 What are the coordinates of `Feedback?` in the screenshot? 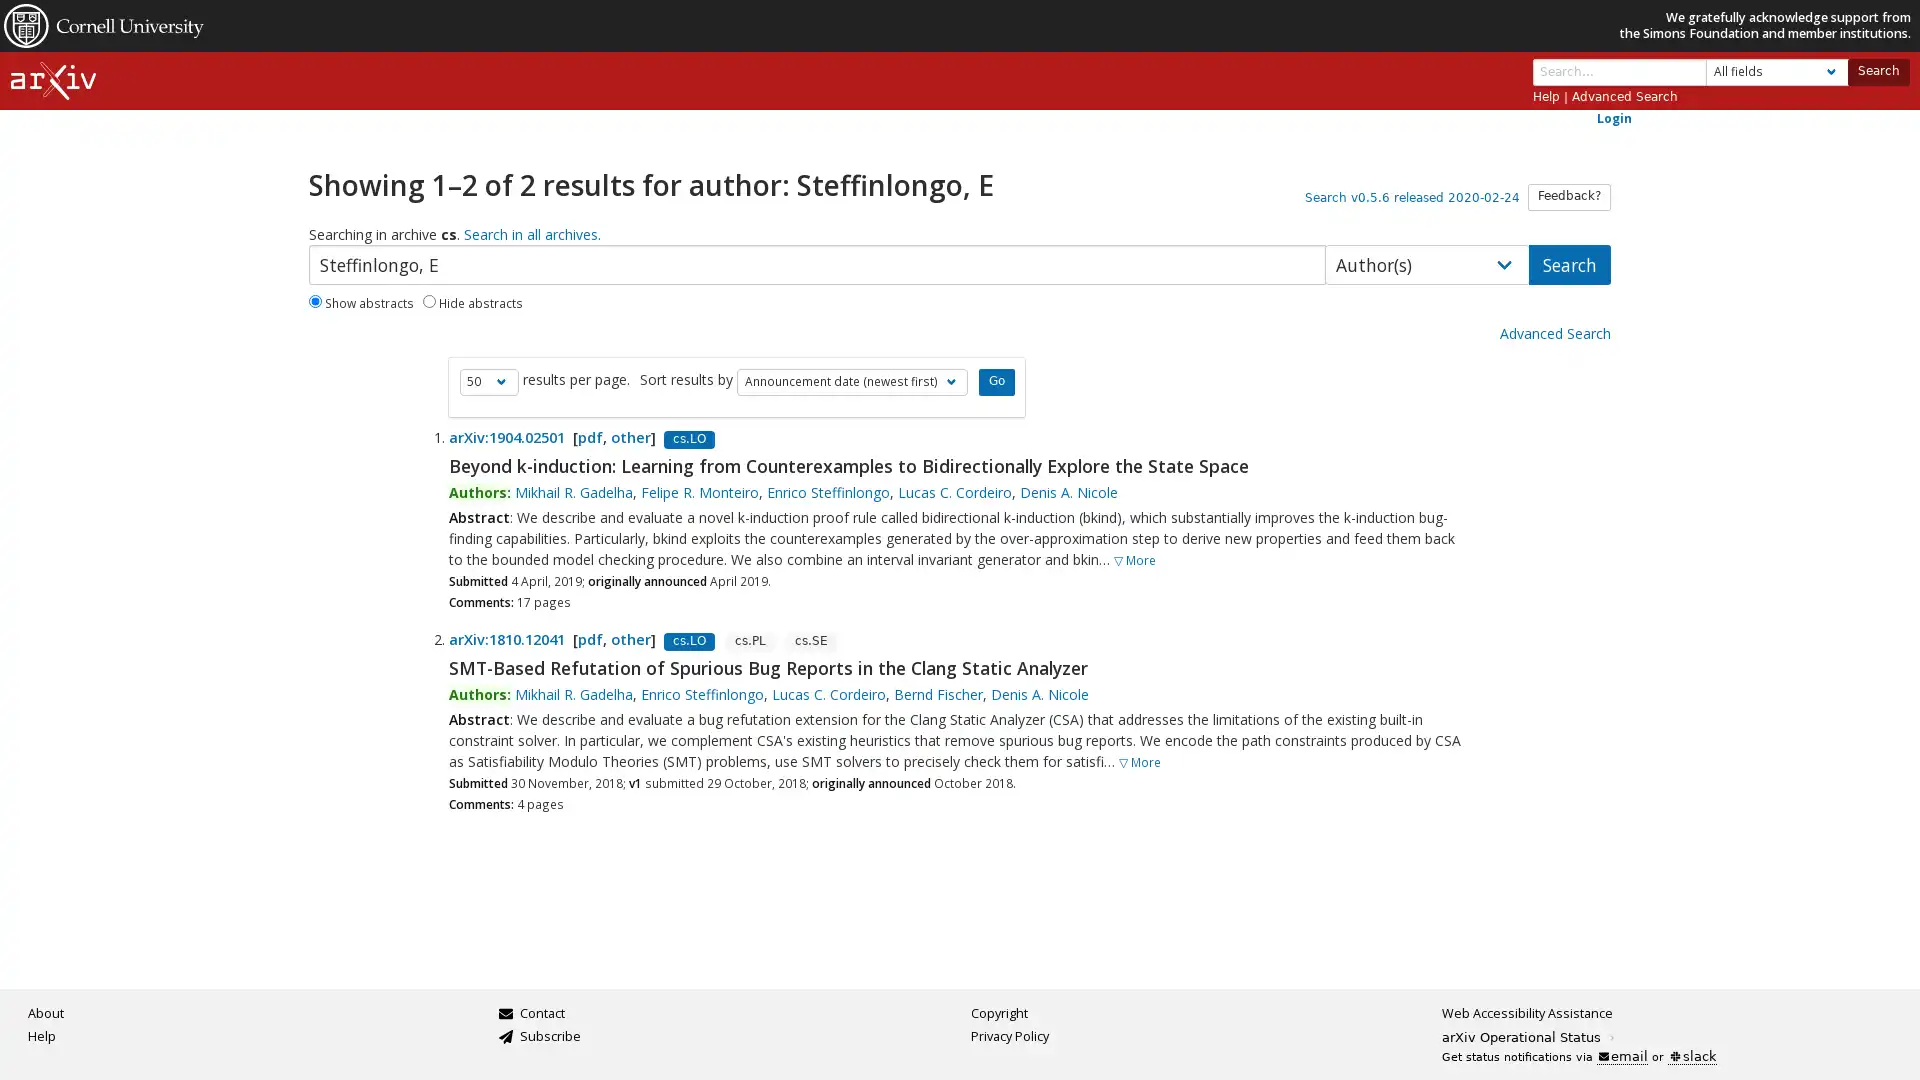 It's located at (1568, 196).